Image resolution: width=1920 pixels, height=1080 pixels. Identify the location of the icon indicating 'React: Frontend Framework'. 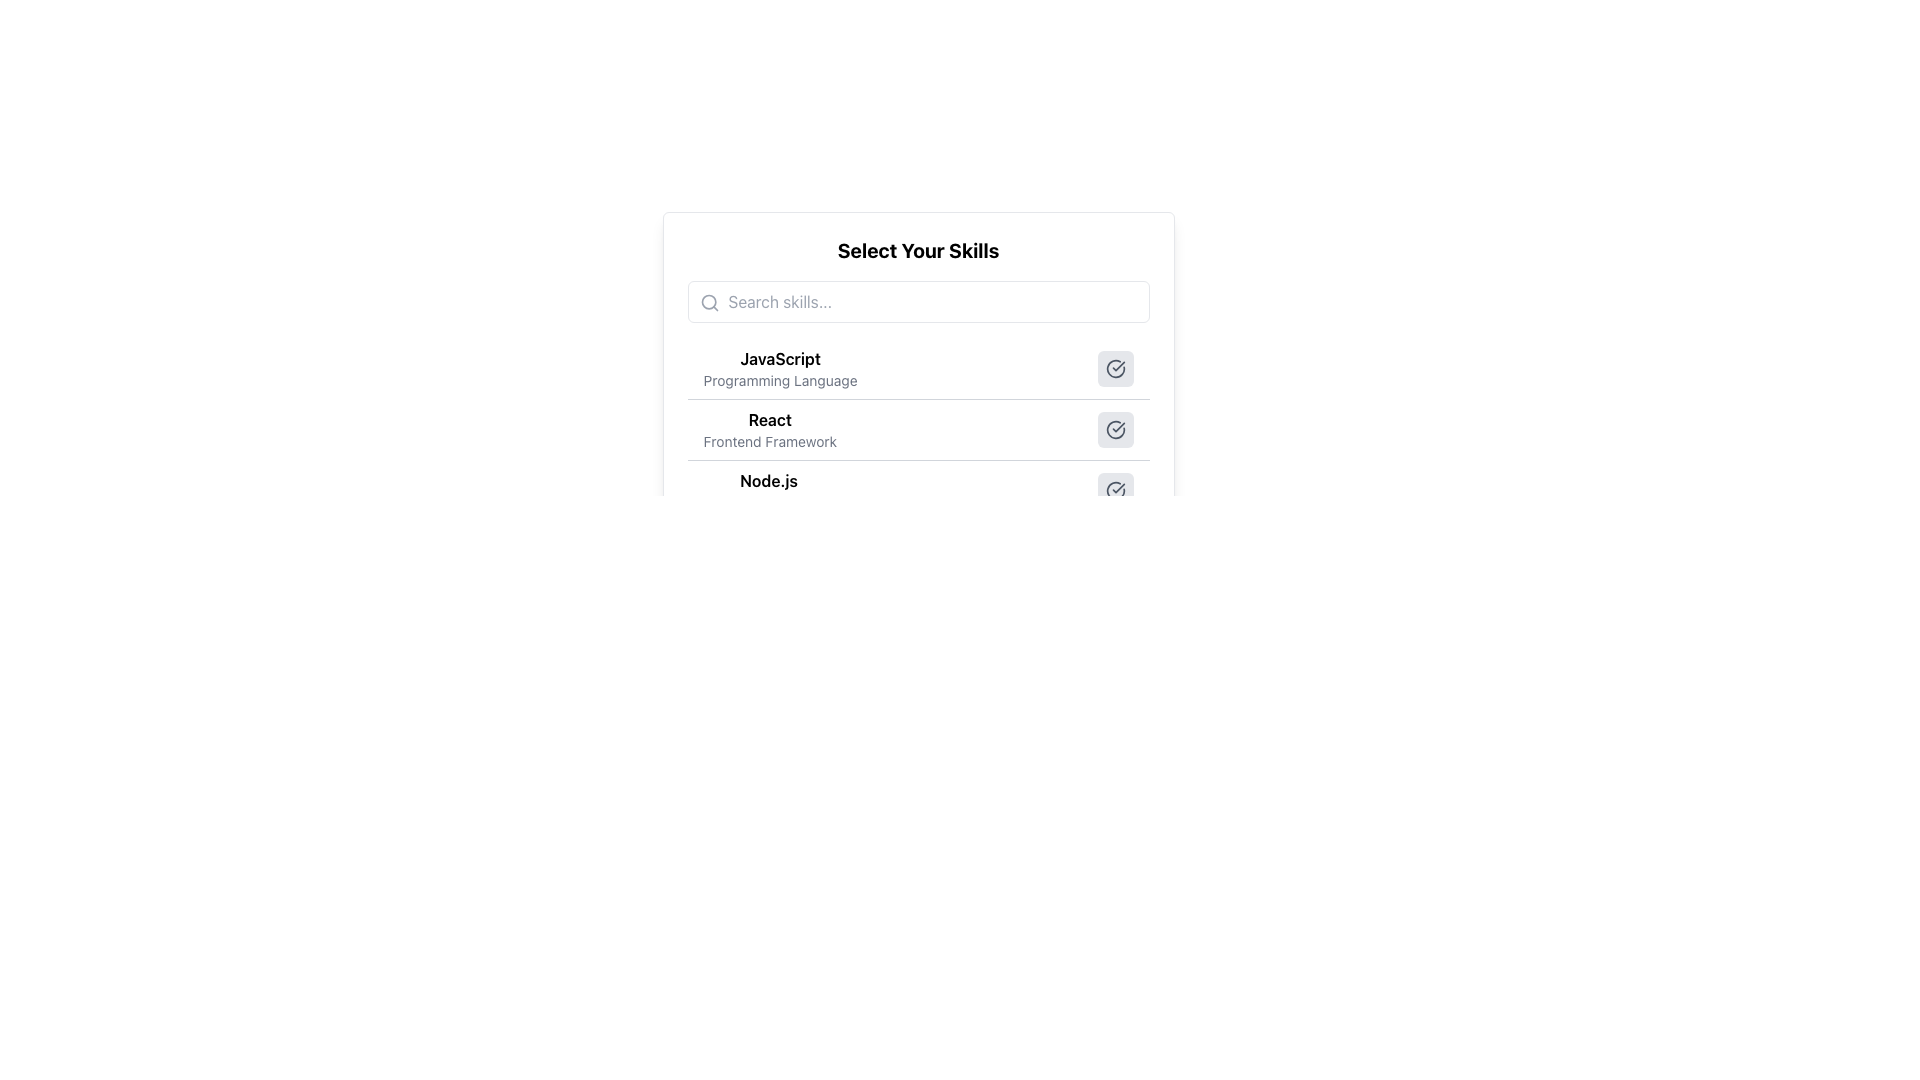
(1114, 428).